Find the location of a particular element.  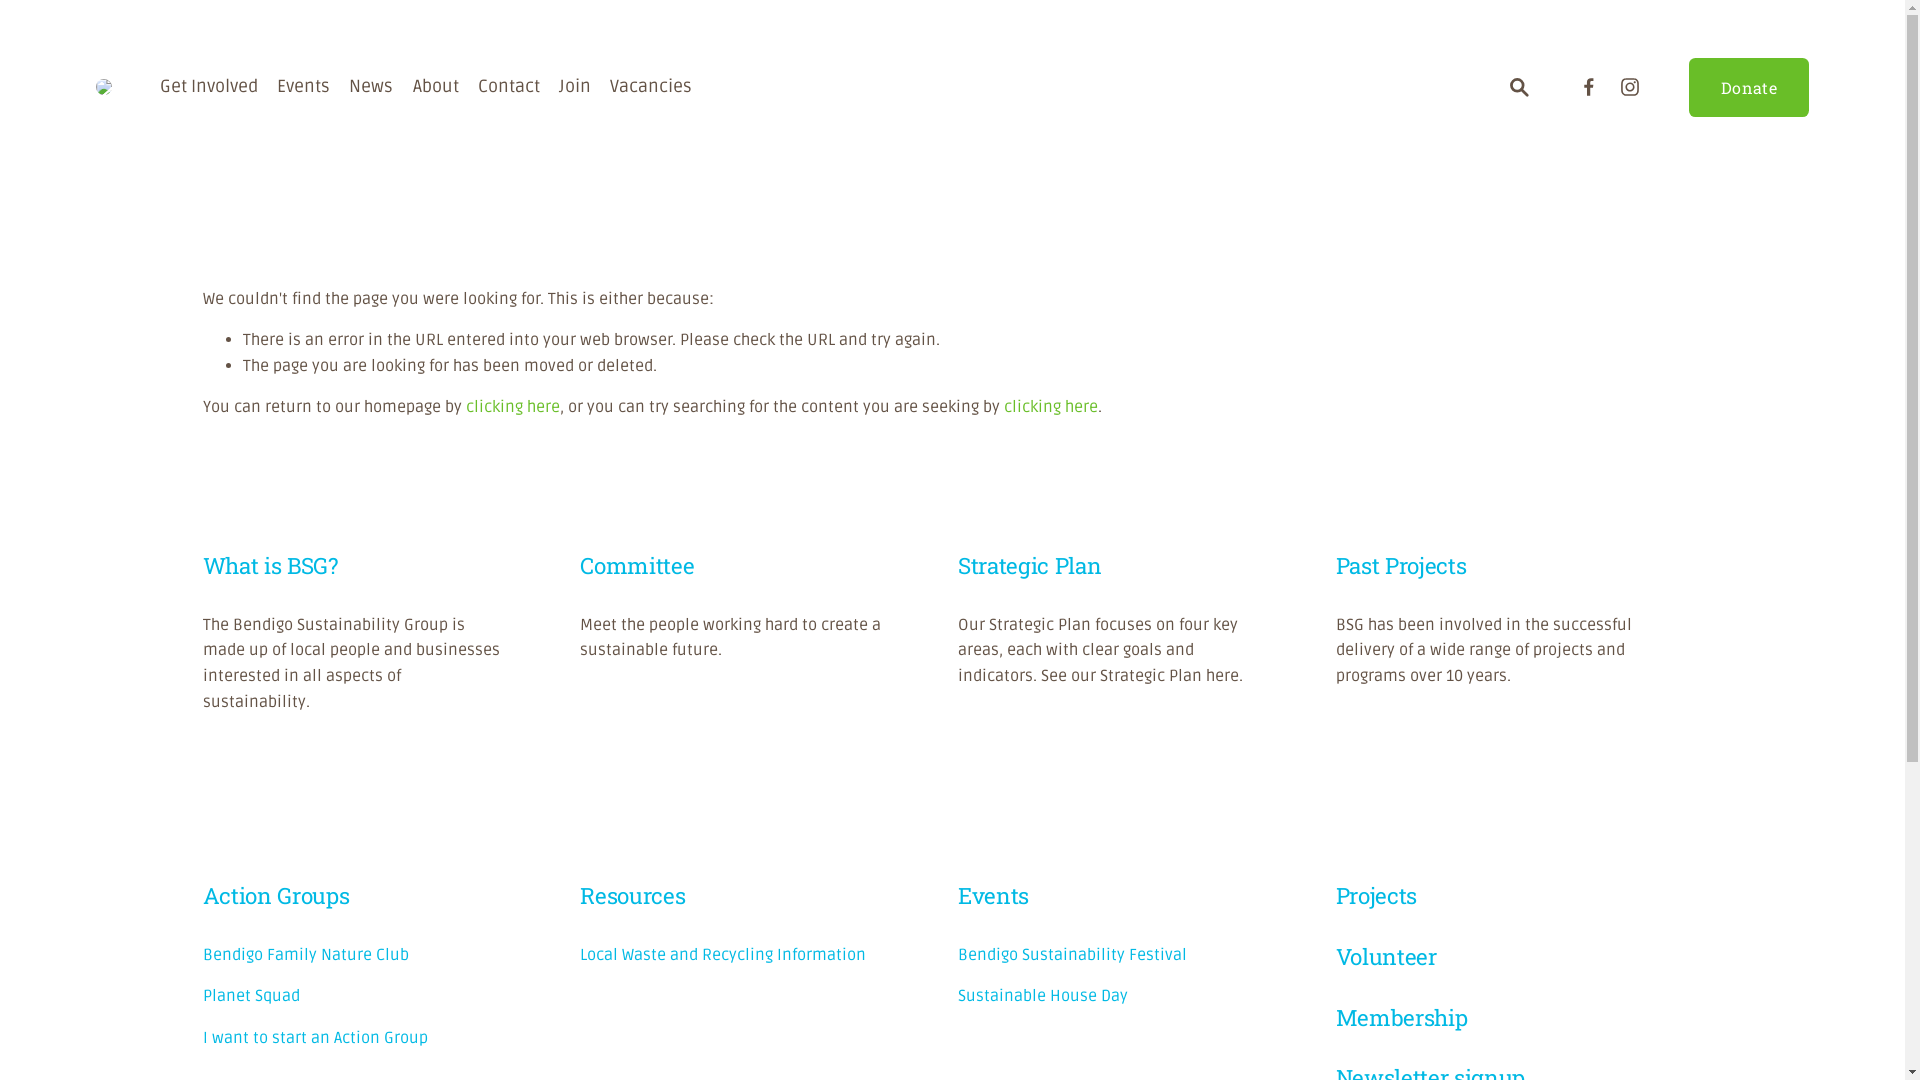

'I want to start an Action Group' is located at coordinates (314, 1037).